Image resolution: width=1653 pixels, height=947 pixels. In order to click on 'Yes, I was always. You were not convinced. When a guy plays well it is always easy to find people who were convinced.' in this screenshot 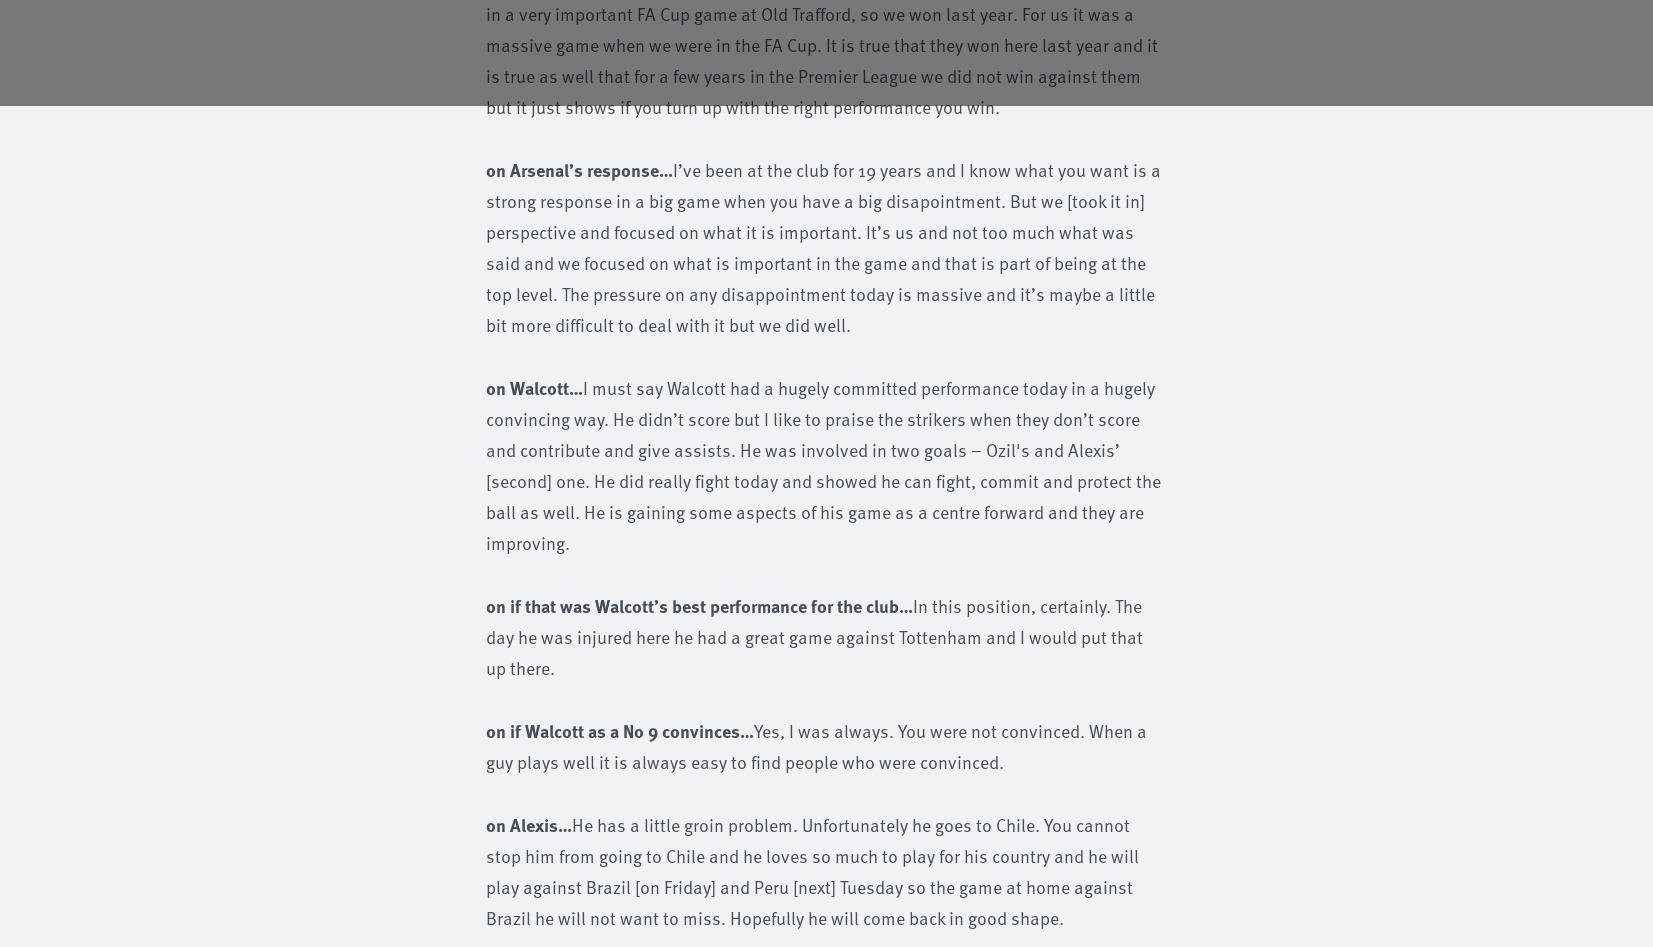, I will do `click(815, 744)`.